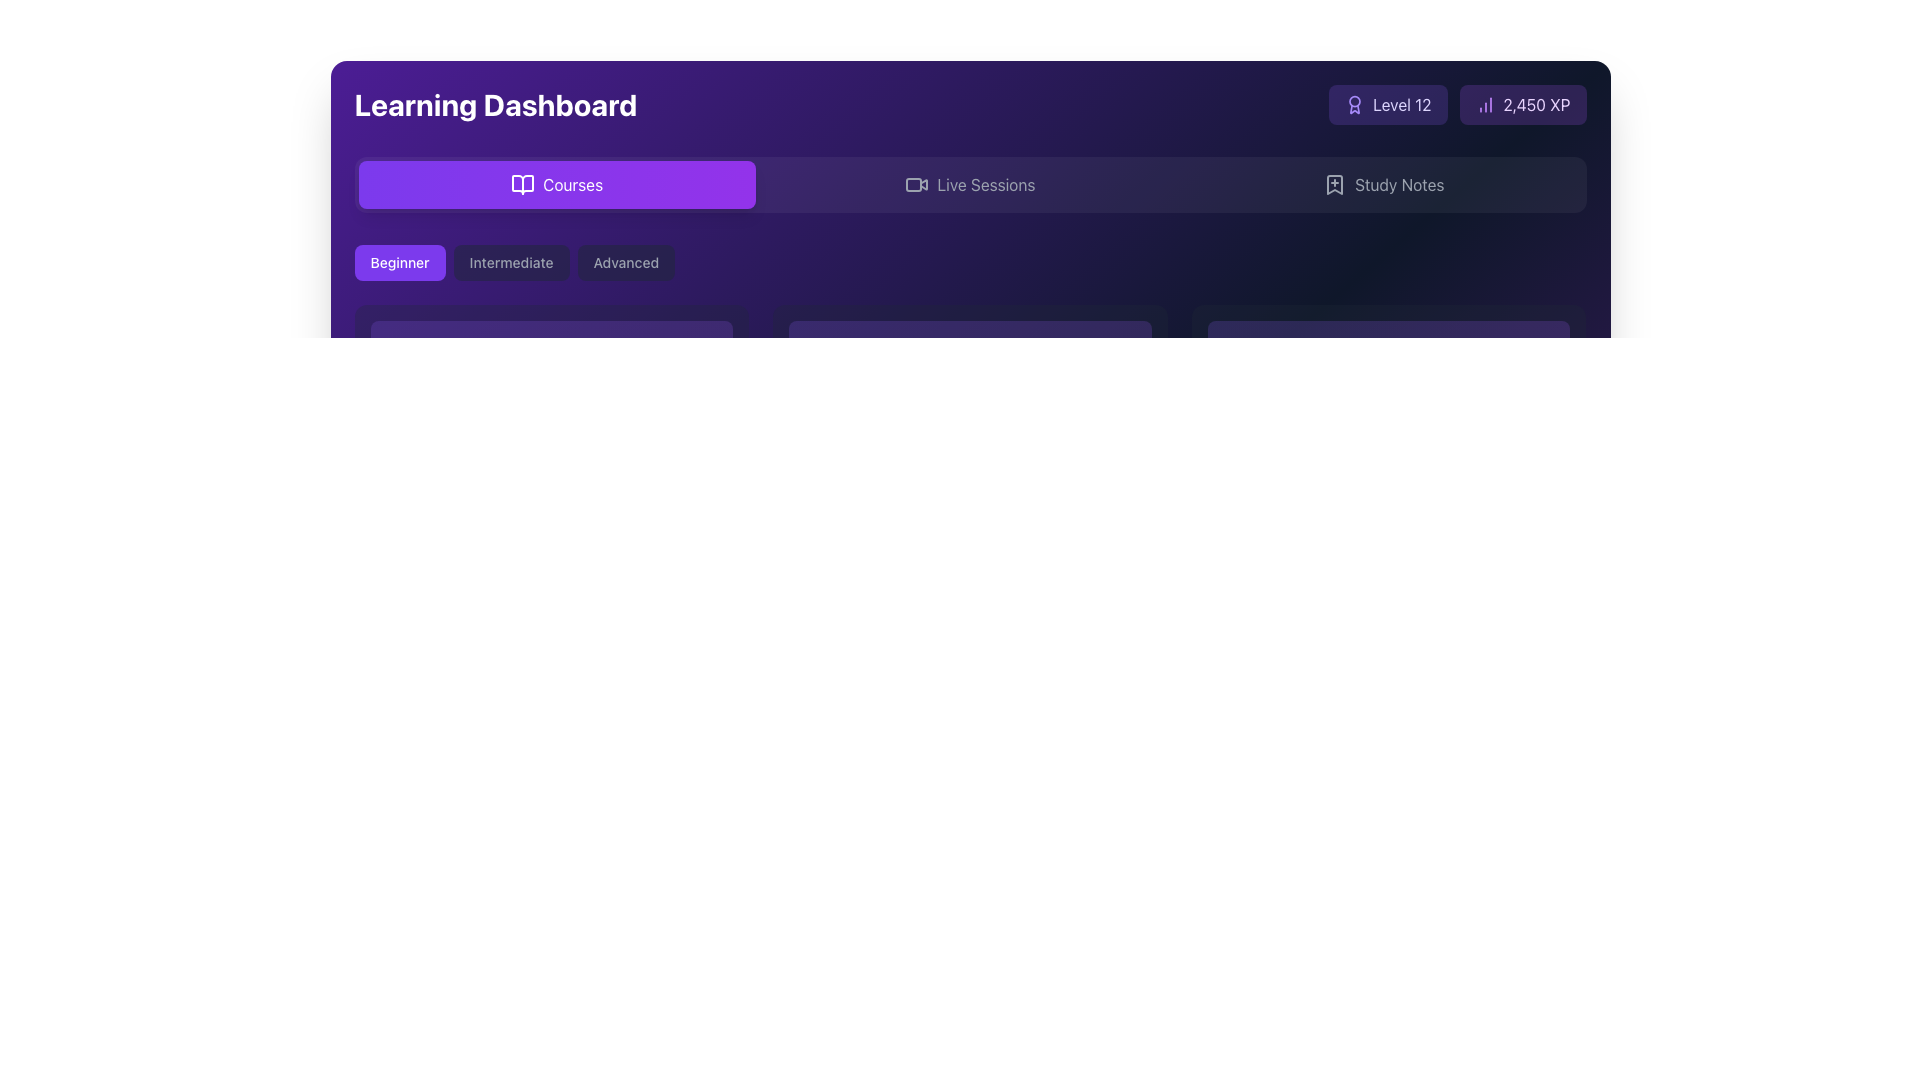  I want to click on the small rounded rectangle filled with dark purple color inside the SVG video camera icon, located adjacent to the 'Live Sessions' text in the top navigation bar, so click(913, 185).